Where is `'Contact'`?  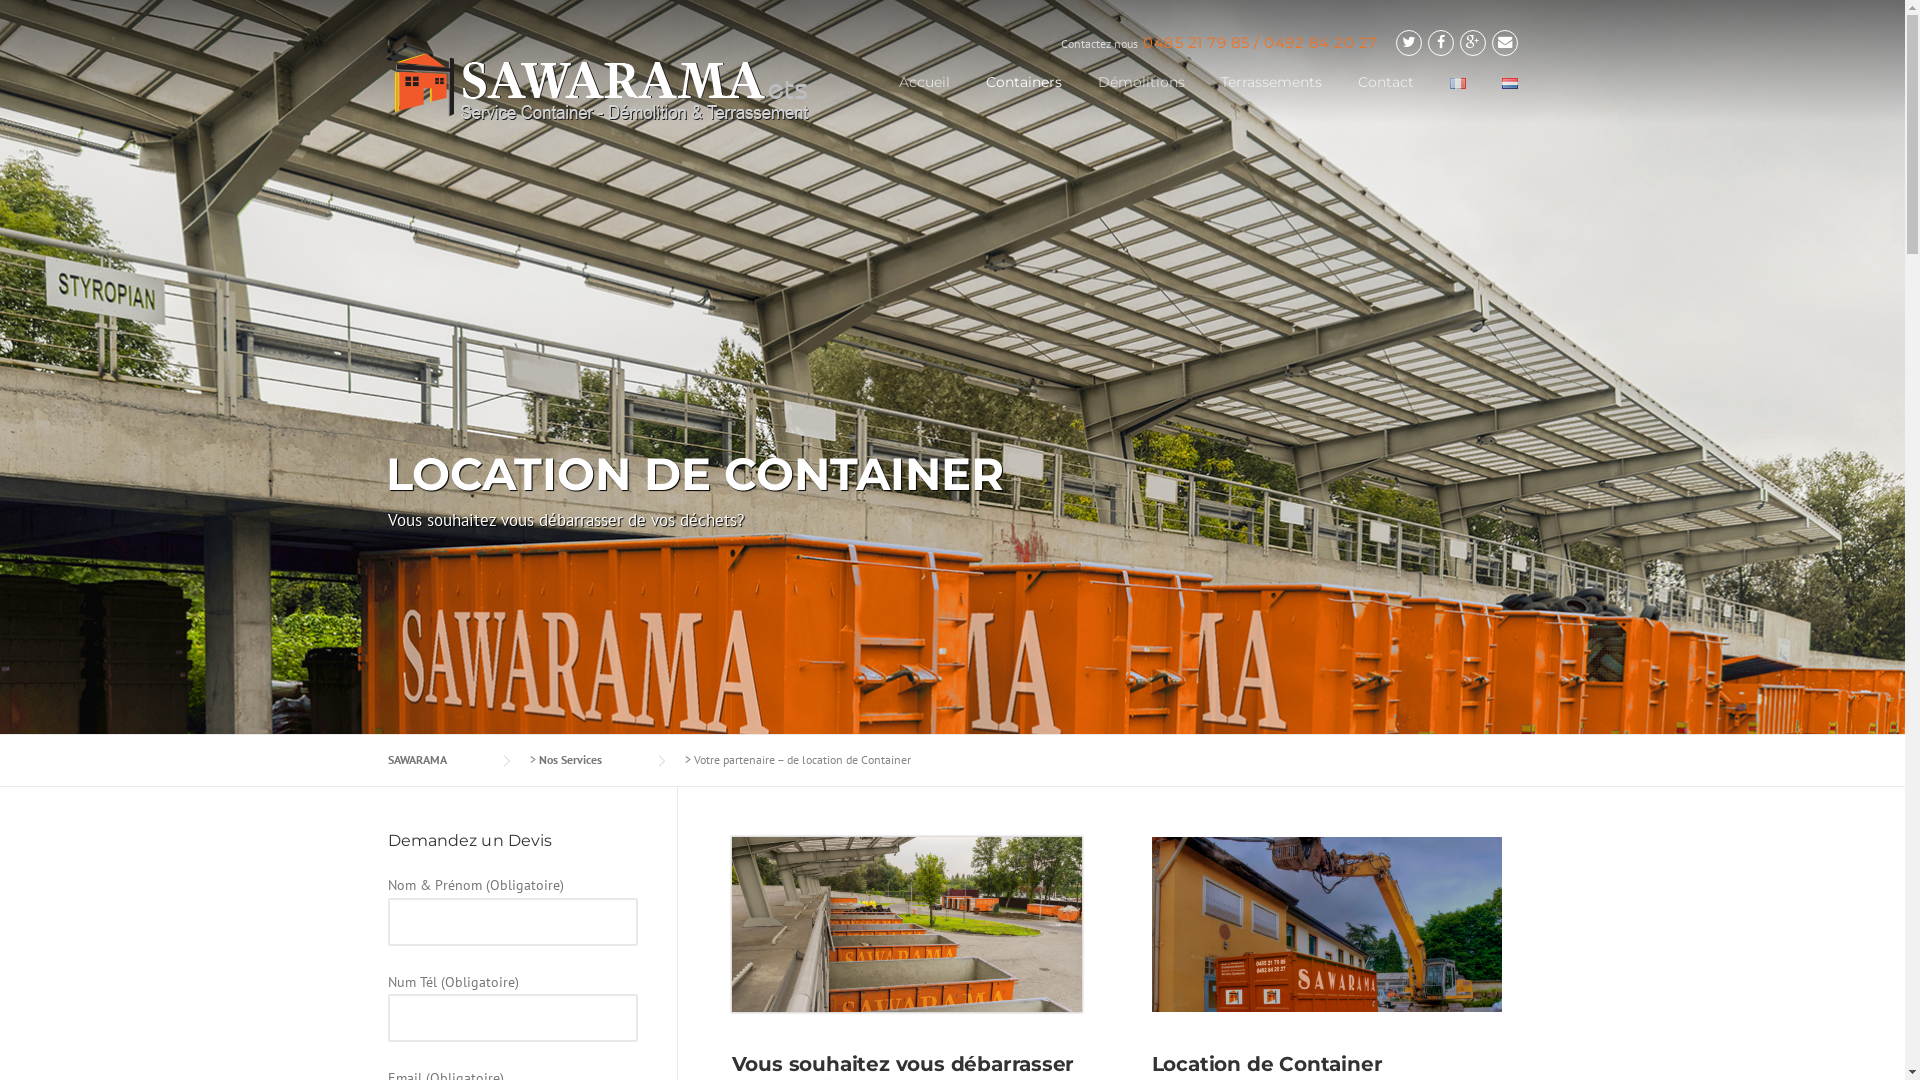 'Contact' is located at coordinates (1385, 97).